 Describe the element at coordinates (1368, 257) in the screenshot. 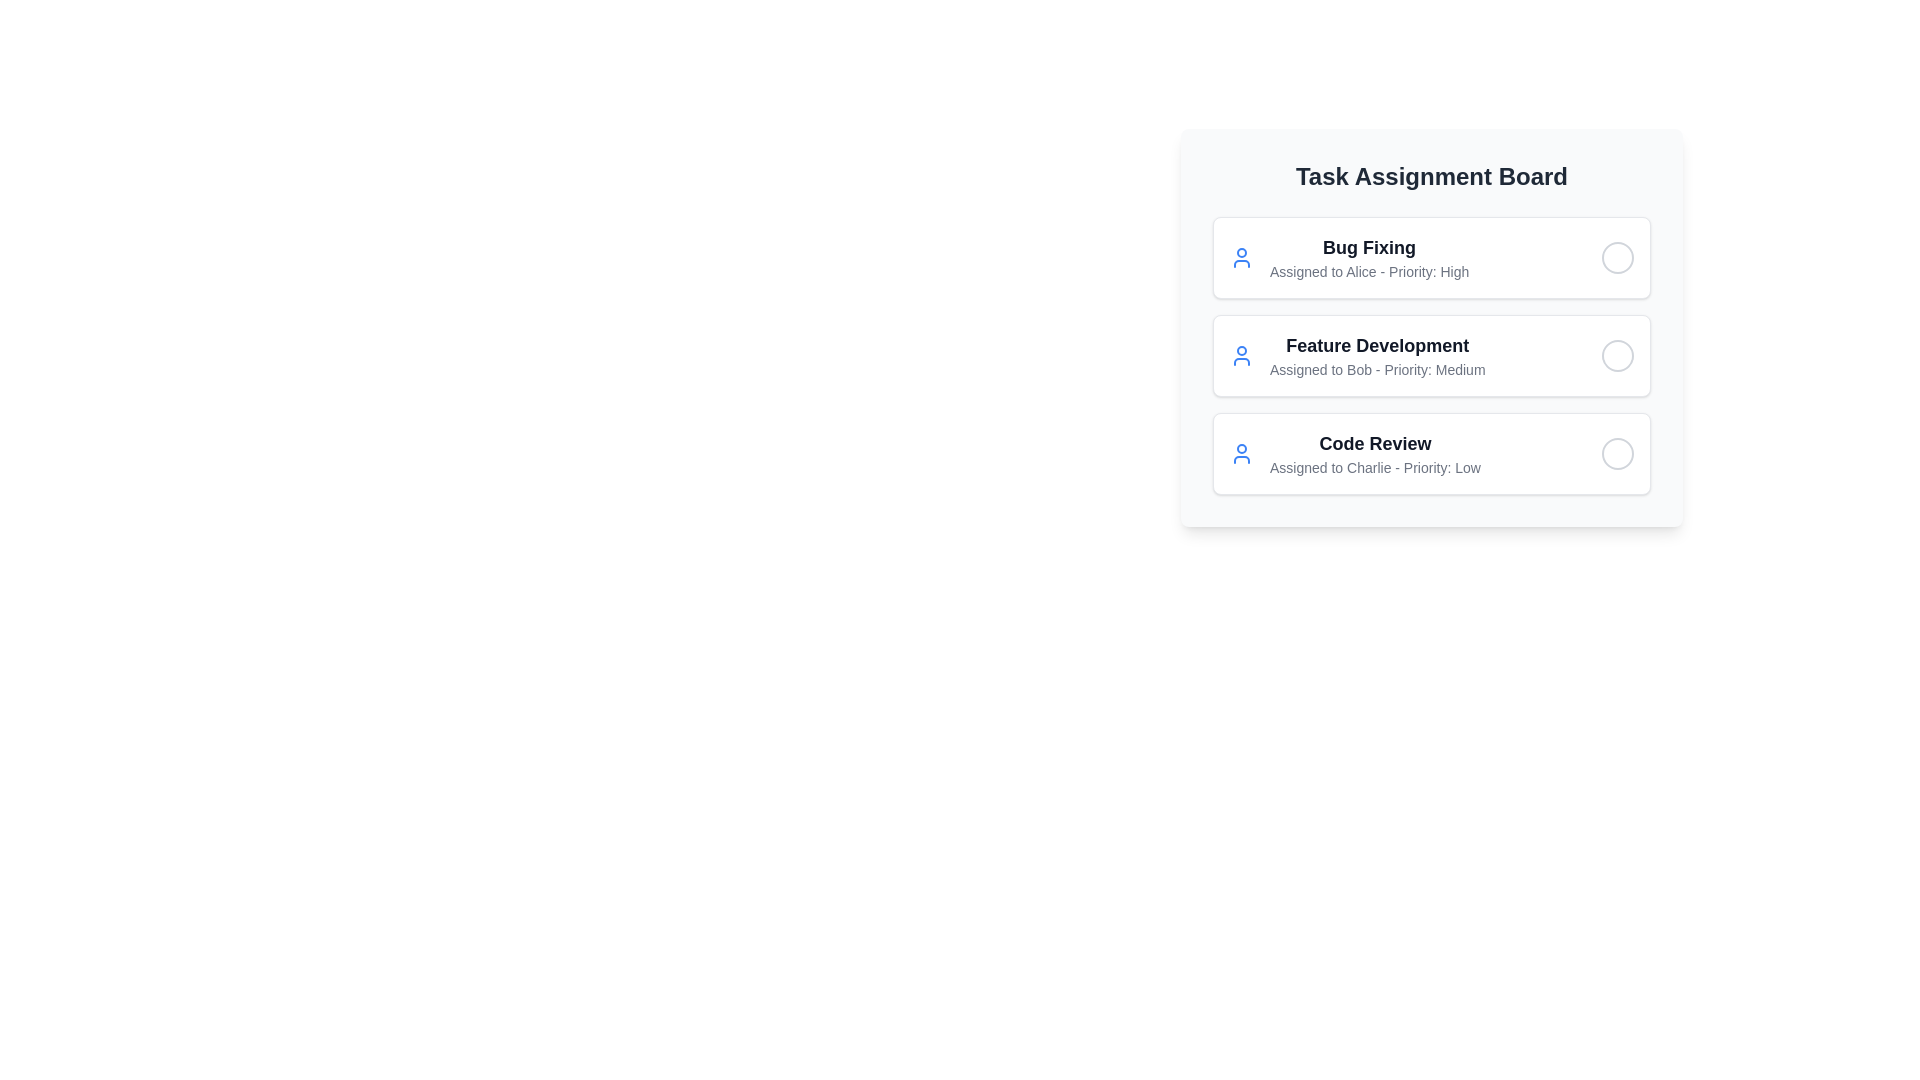

I see `information displayed in the first task of the 'Task Assignment Board', which includes its title, assignment, and priority` at that location.